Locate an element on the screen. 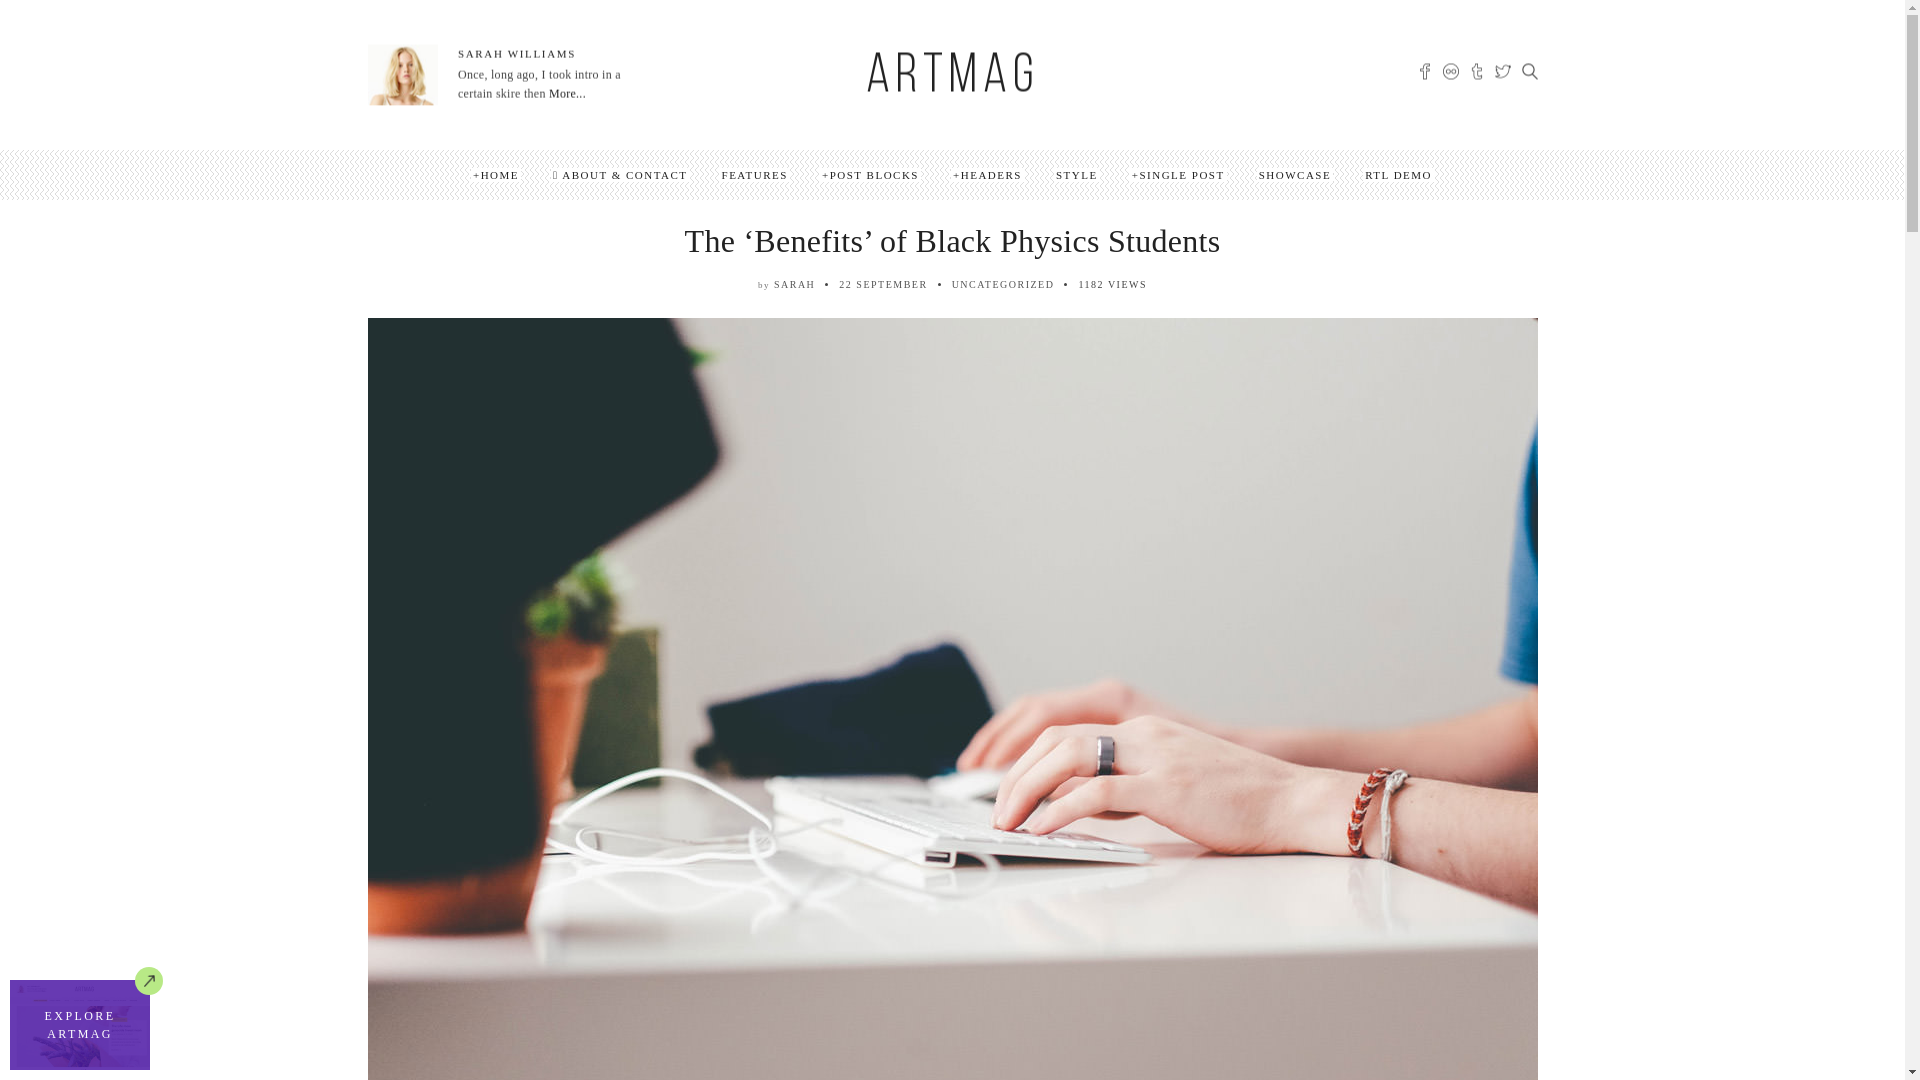 This screenshot has height=1080, width=1920. 'FEATURES' is located at coordinates (753, 173).